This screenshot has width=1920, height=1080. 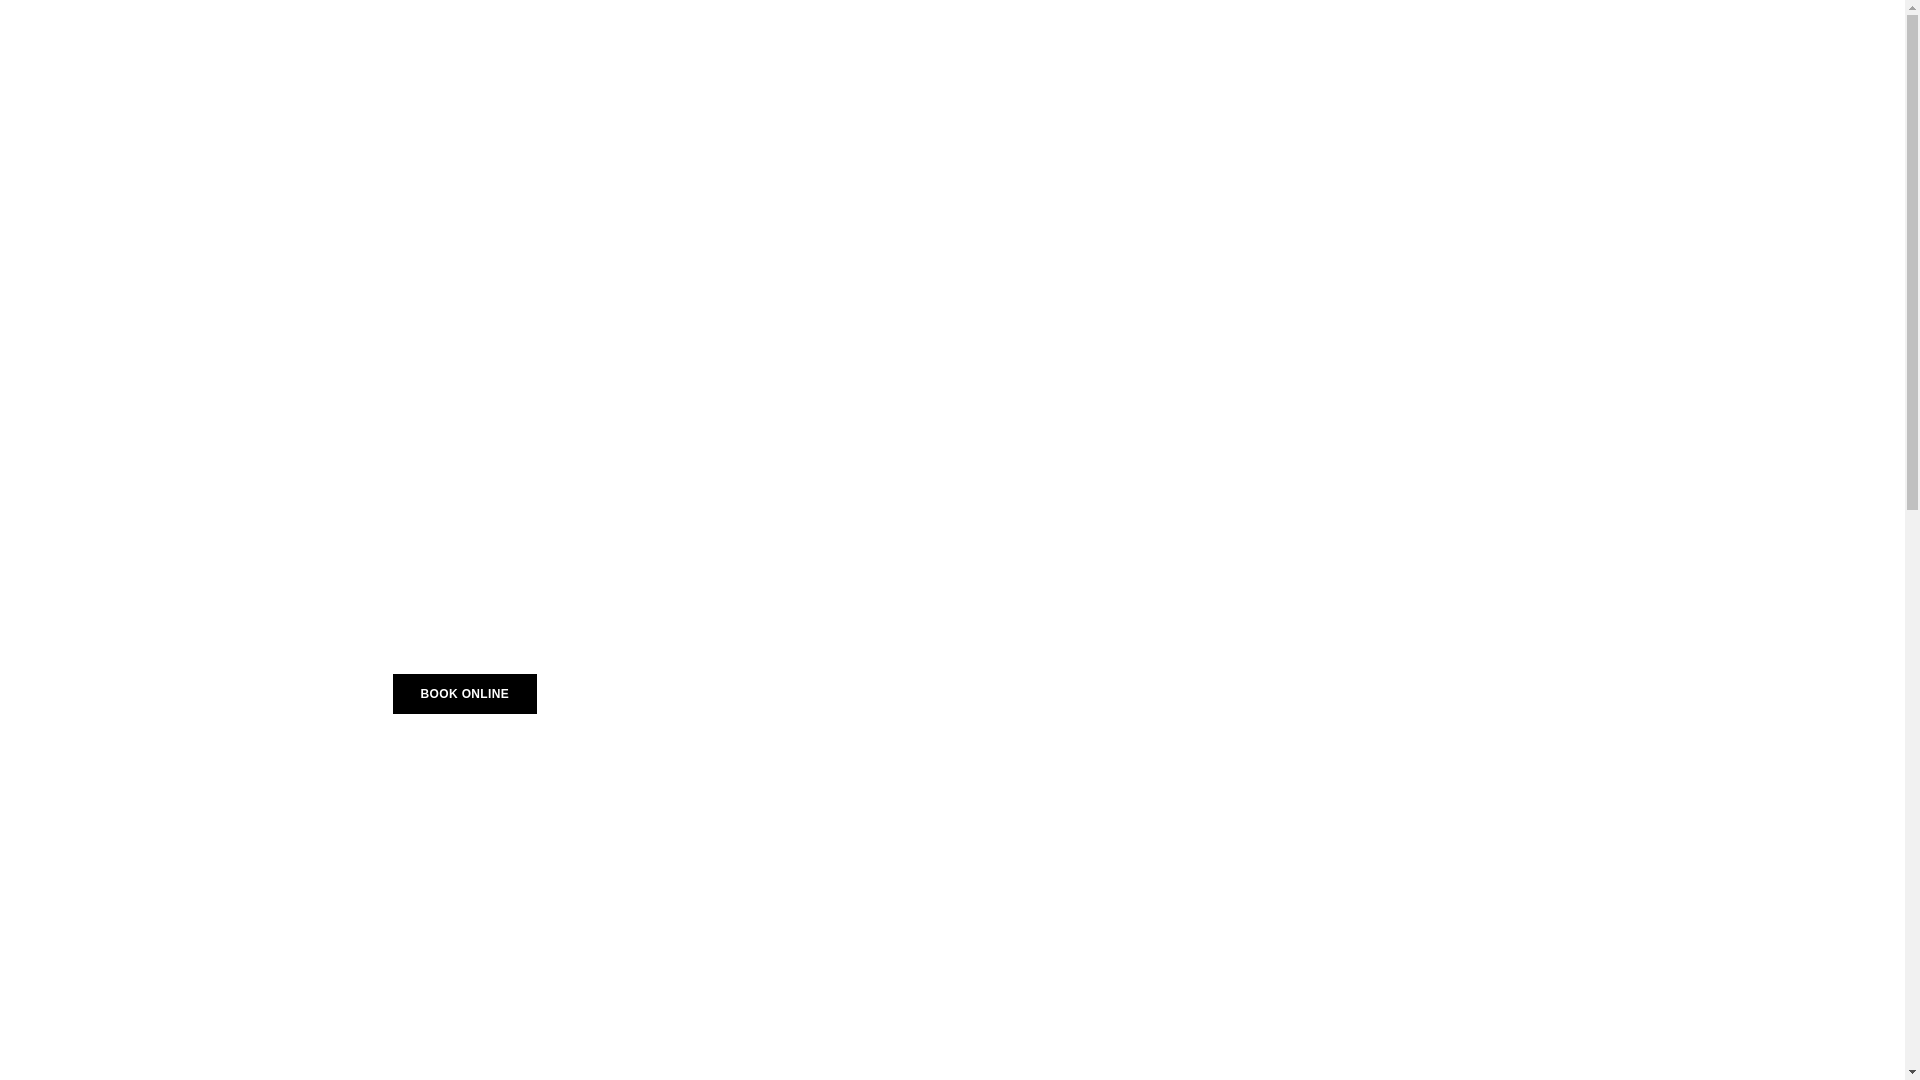 I want to click on 'BOOK ONLINE', so click(x=463, y=693).